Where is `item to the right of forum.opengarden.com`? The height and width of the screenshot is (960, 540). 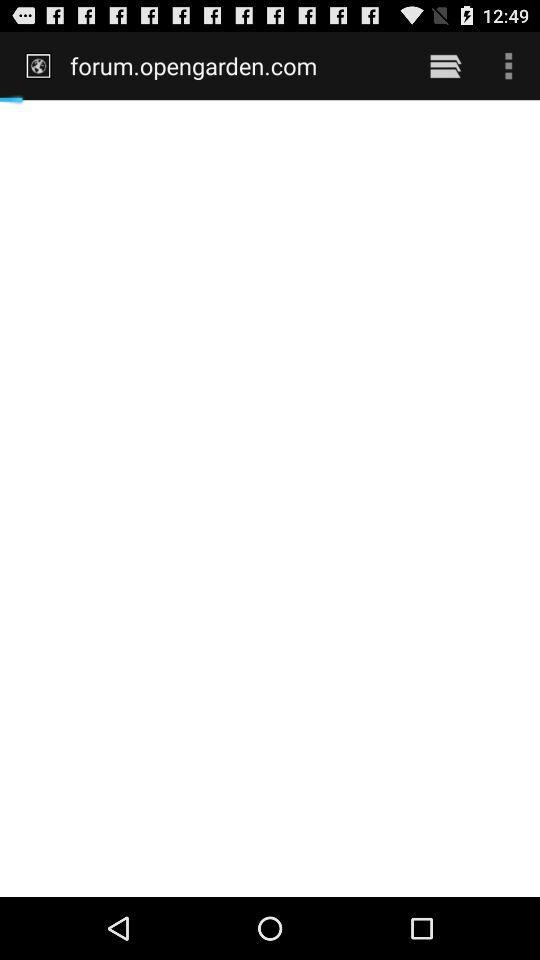 item to the right of forum.opengarden.com is located at coordinates (445, 65).